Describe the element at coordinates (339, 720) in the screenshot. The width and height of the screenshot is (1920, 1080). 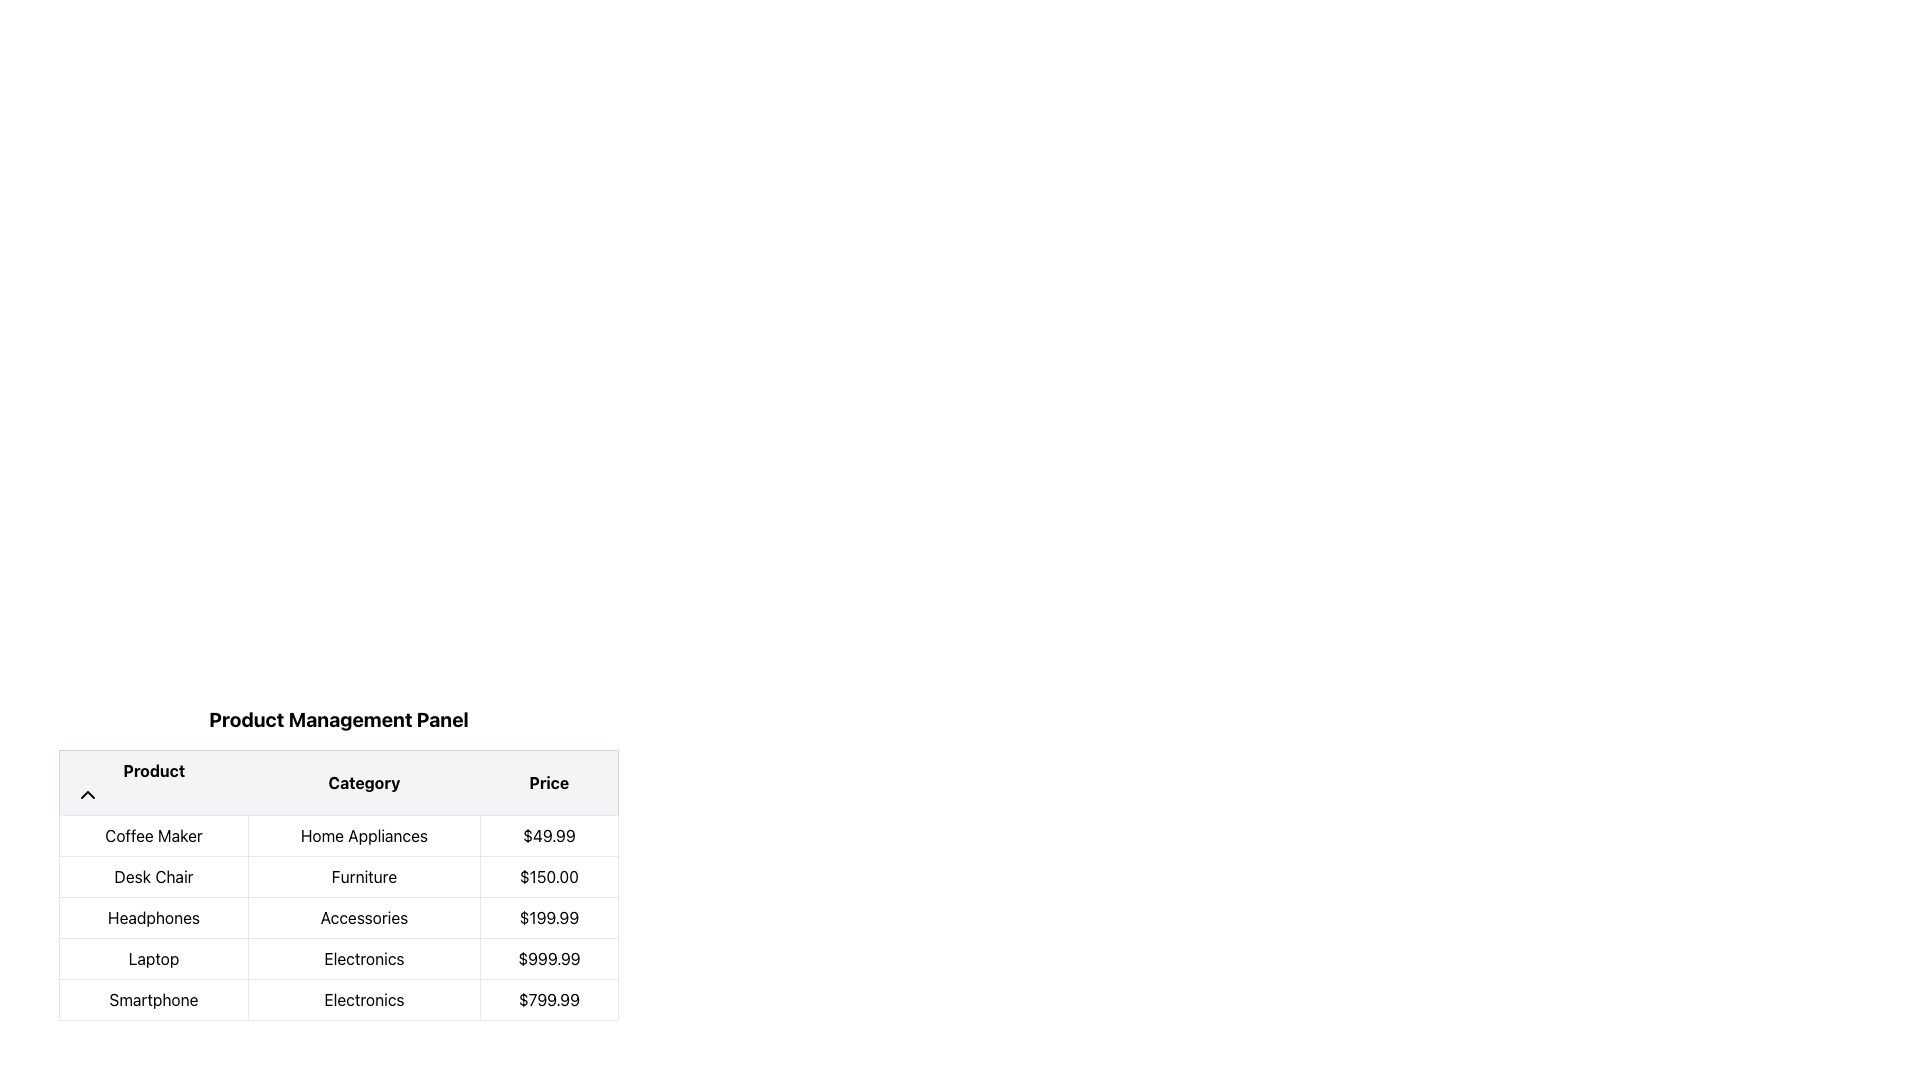
I see `the Text Label that serves as a title for the product management section, located above the product details table` at that location.